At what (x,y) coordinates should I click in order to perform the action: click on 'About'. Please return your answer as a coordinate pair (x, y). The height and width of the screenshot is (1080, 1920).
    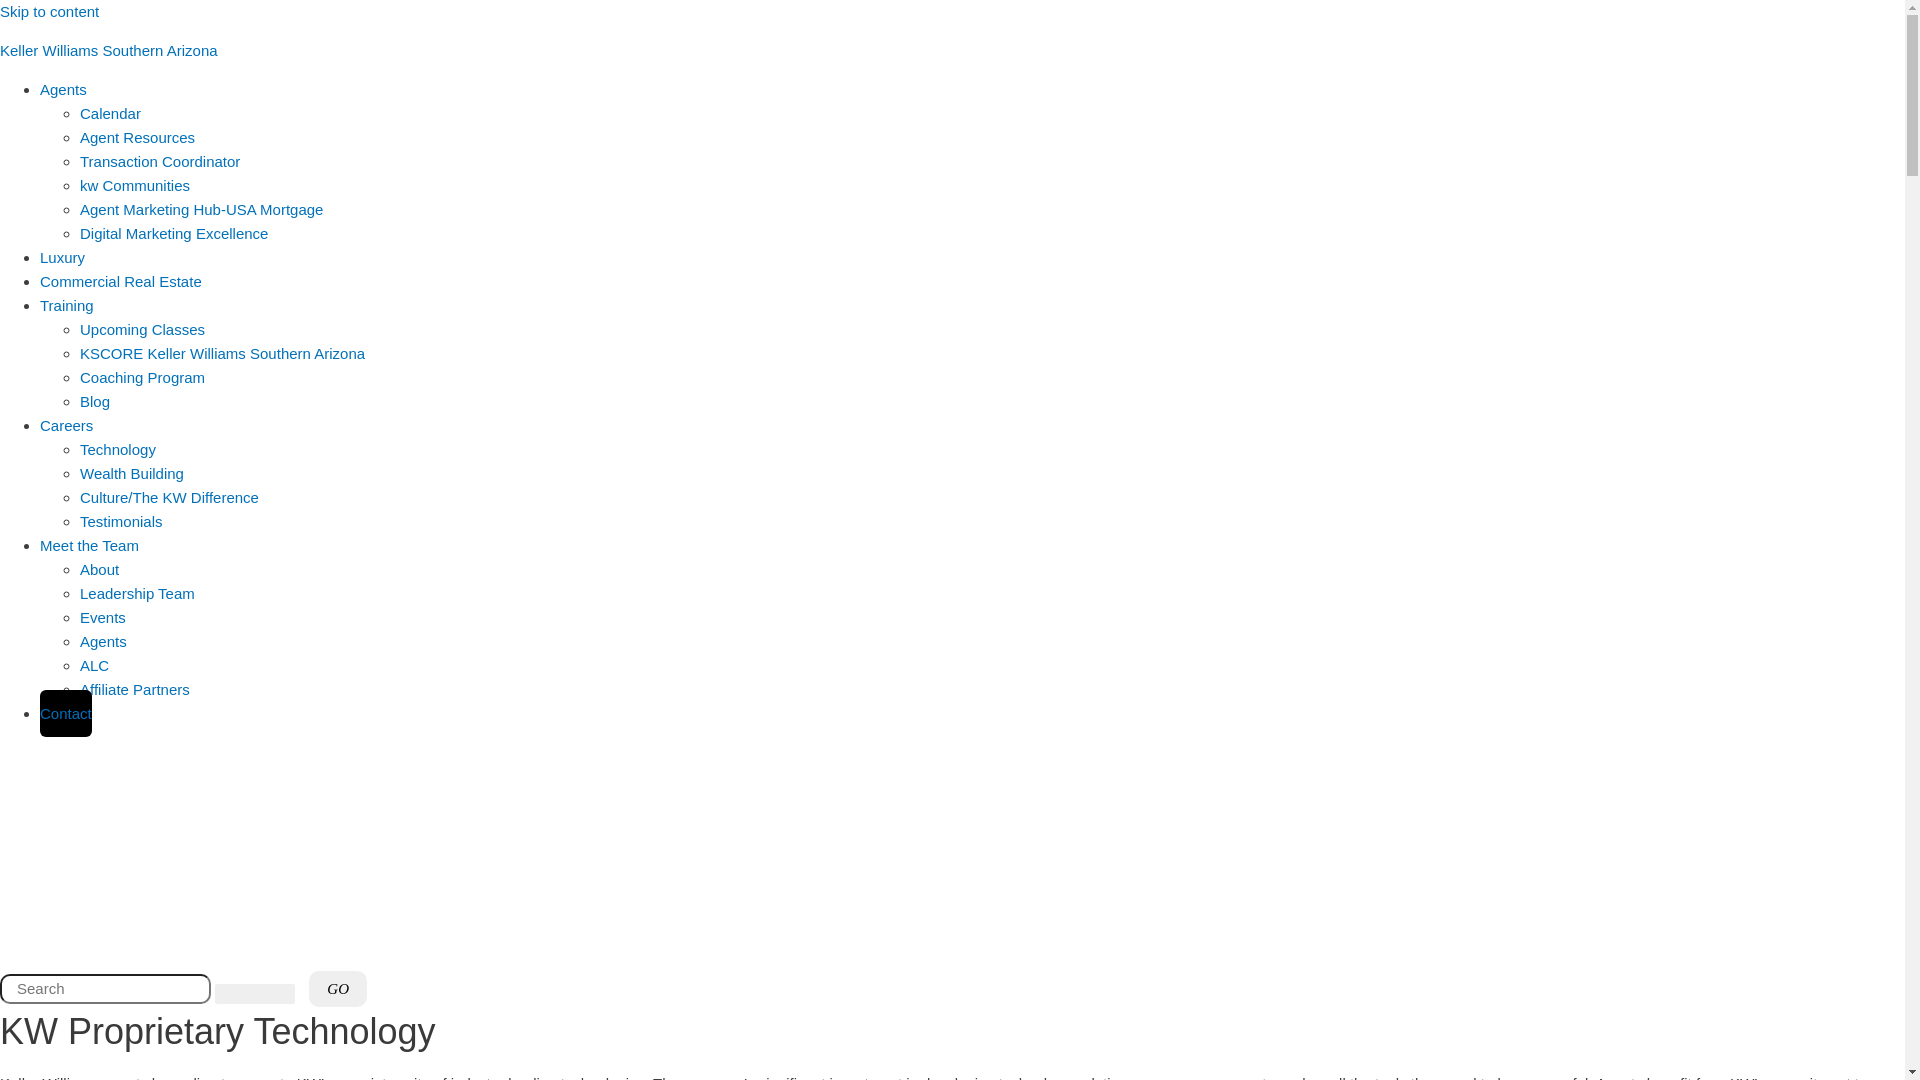
    Looking at the image, I should click on (98, 569).